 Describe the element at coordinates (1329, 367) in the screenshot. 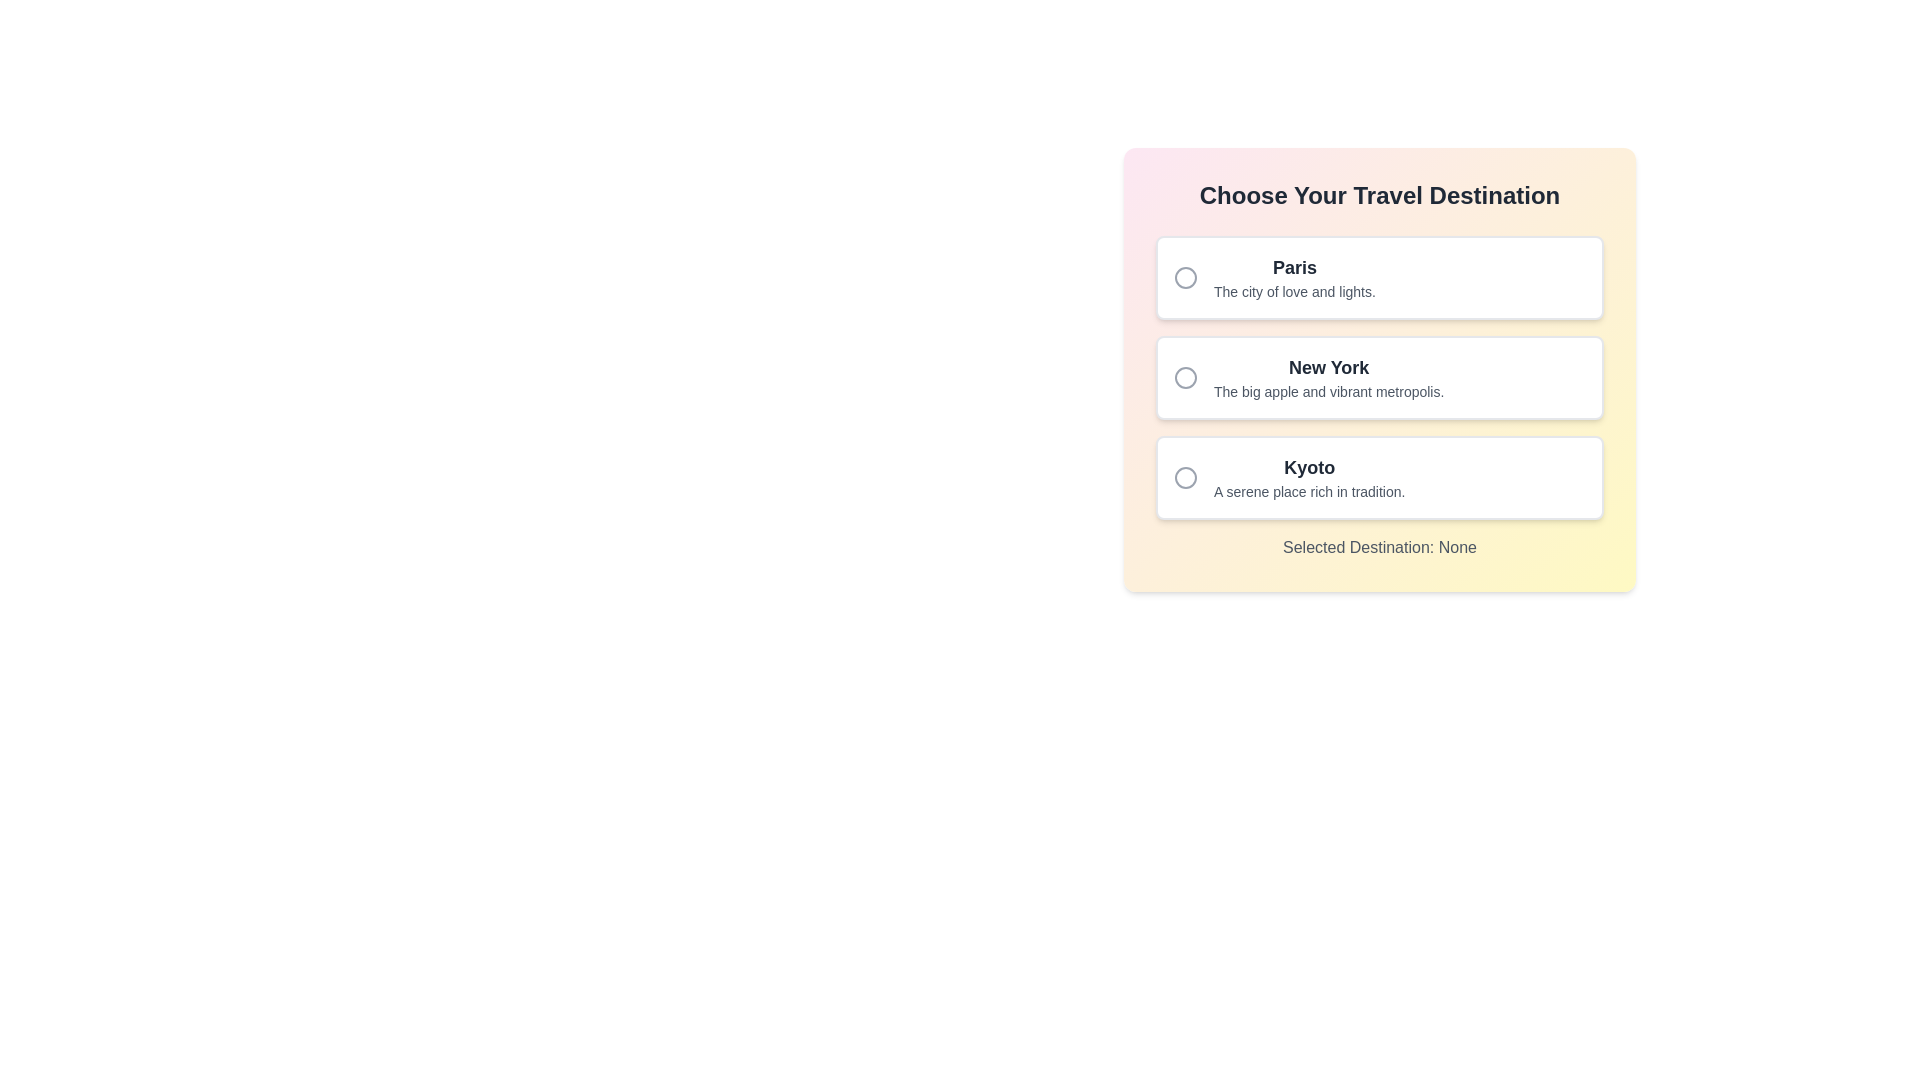

I see `the 'New York' text label` at that location.